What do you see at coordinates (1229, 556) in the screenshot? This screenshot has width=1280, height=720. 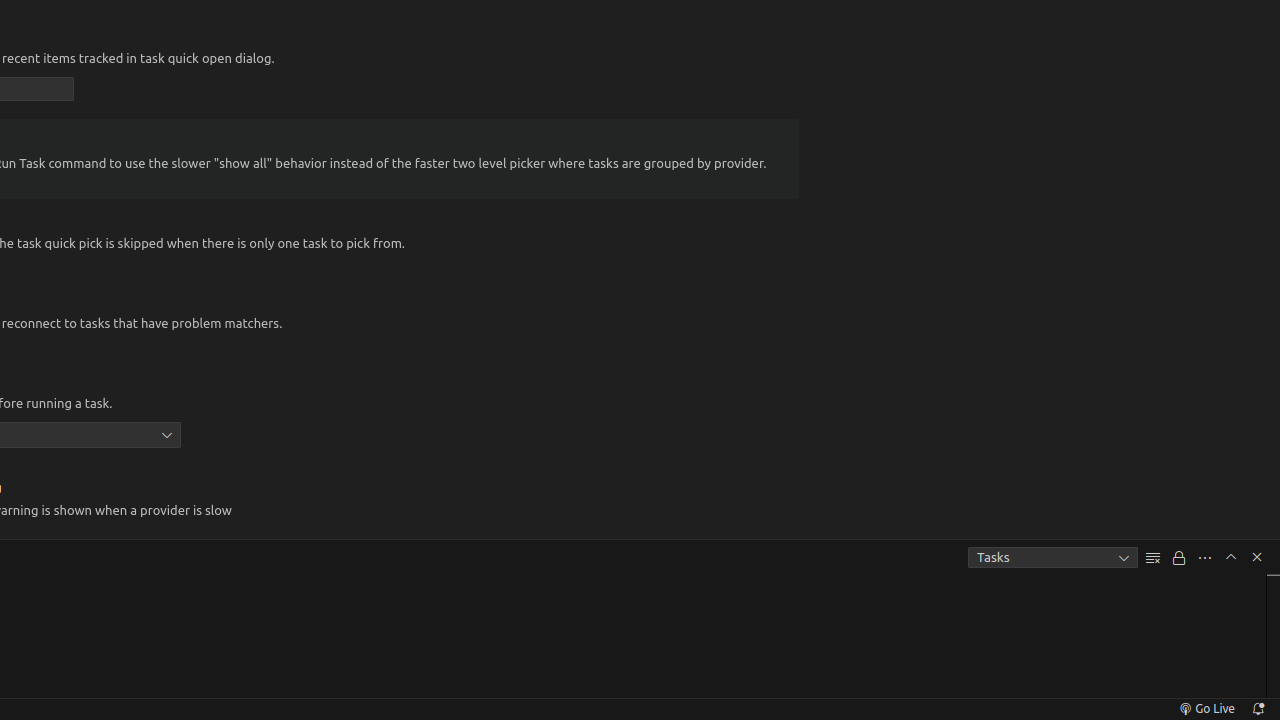 I see `'Maximize Panel Size'` at bounding box center [1229, 556].